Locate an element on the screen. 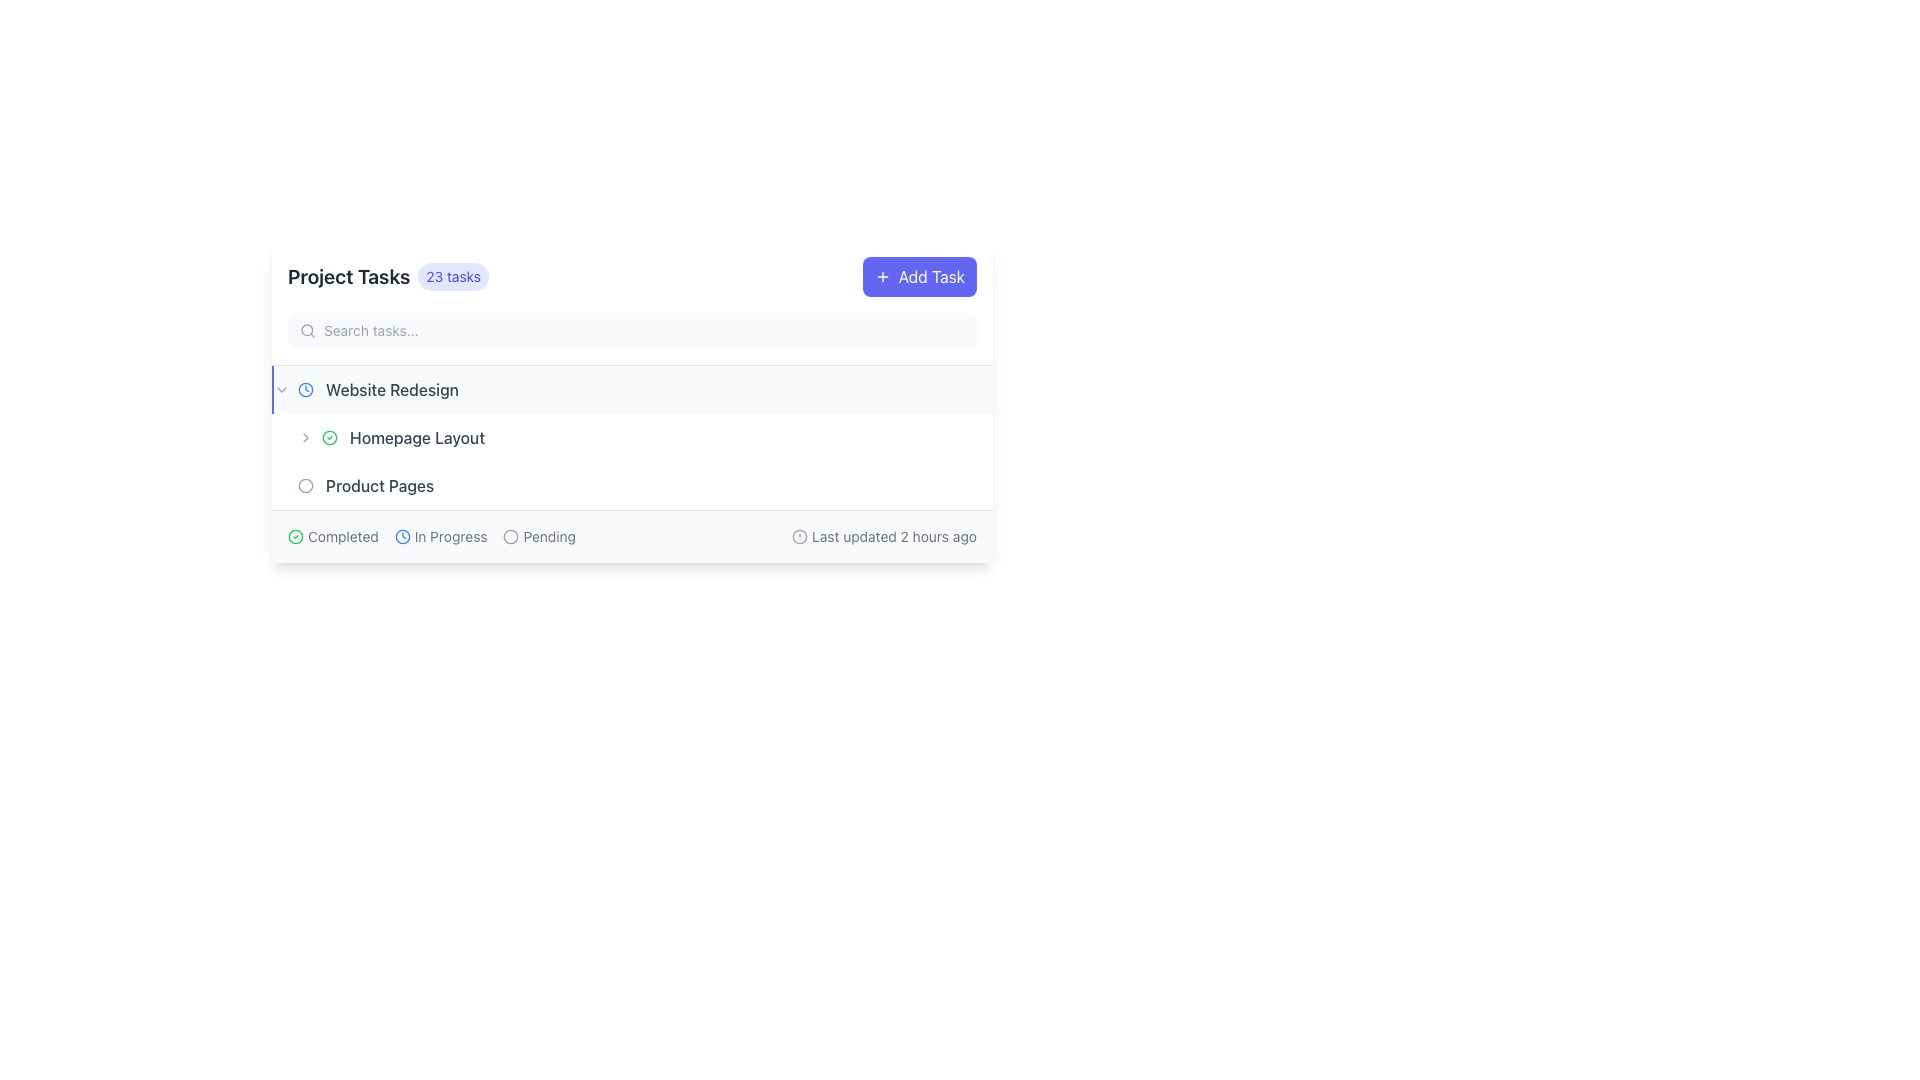  the outer circle of the checkmark icon indicating the completion status of the 'Homepage Layout' task, located in the second task row is located at coordinates (295, 535).